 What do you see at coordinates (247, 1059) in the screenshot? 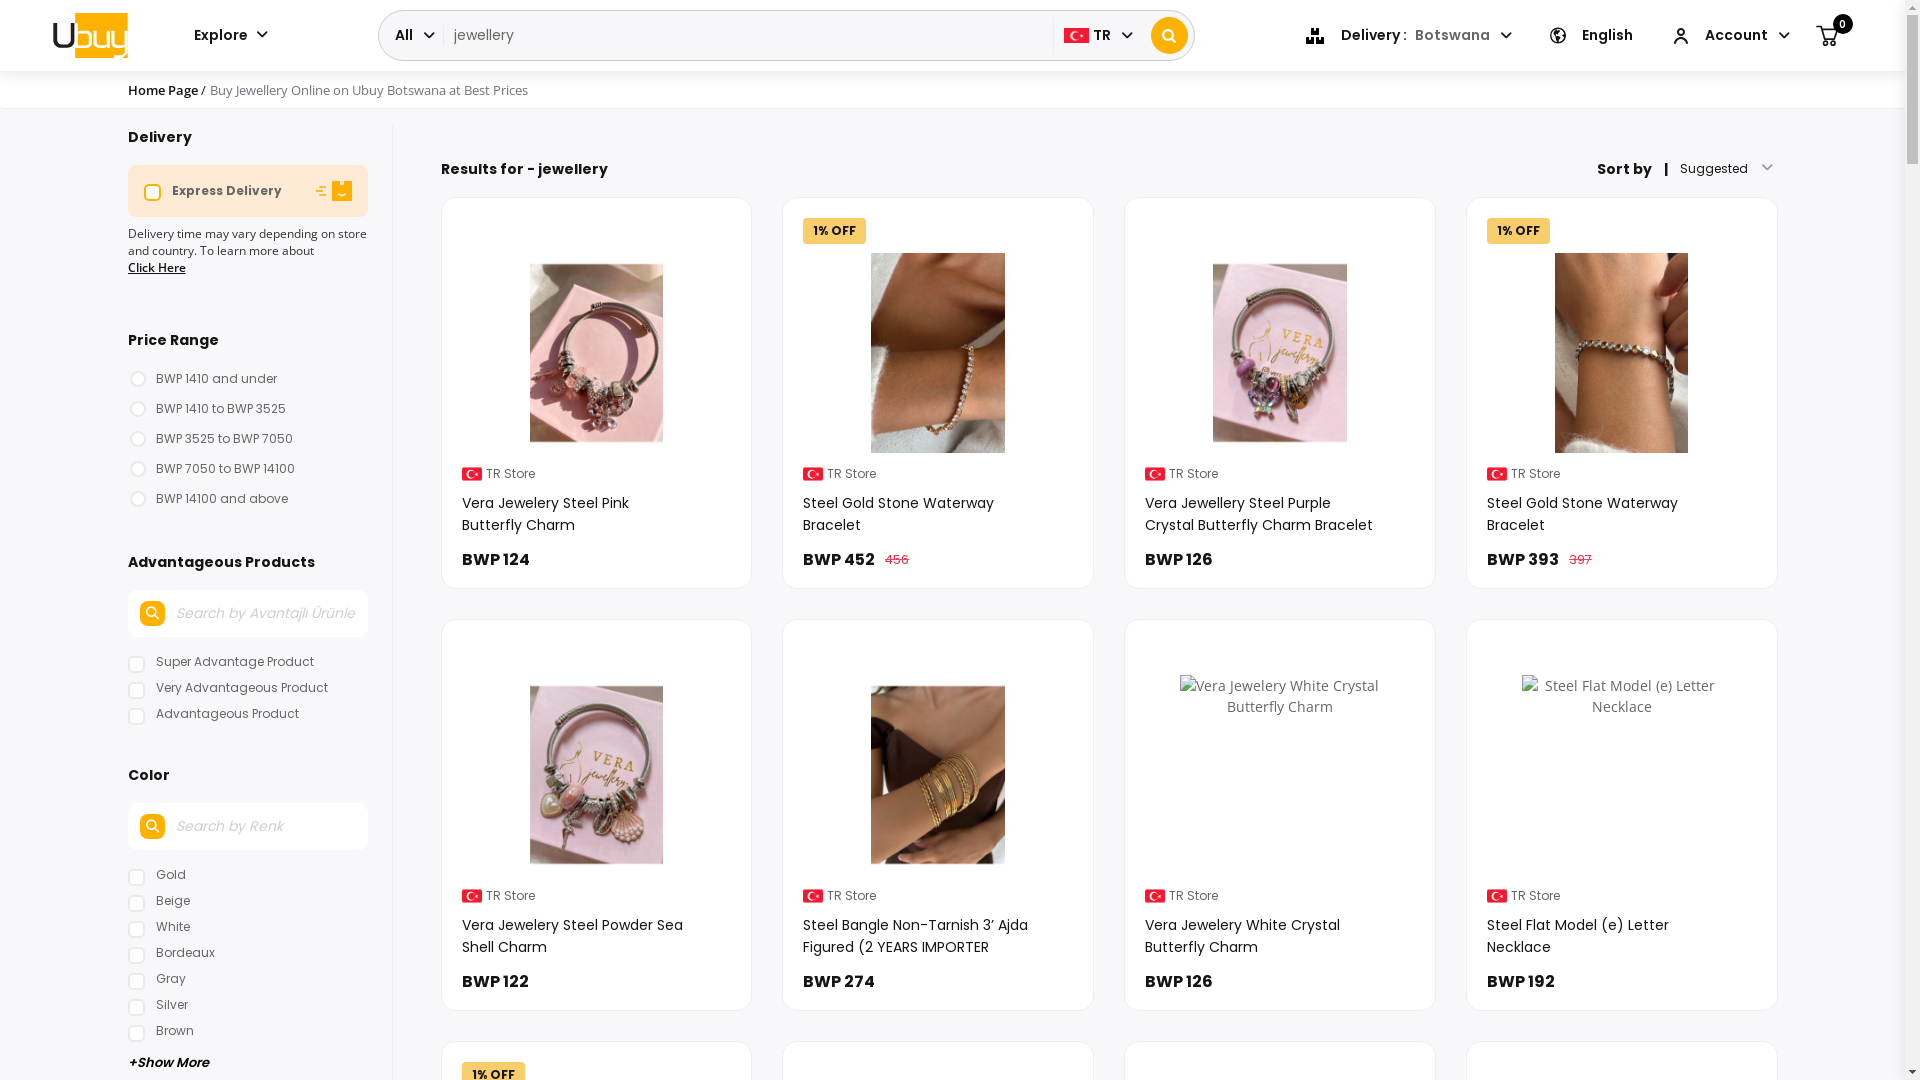
I see `'+Show More'` at bounding box center [247, 1059].